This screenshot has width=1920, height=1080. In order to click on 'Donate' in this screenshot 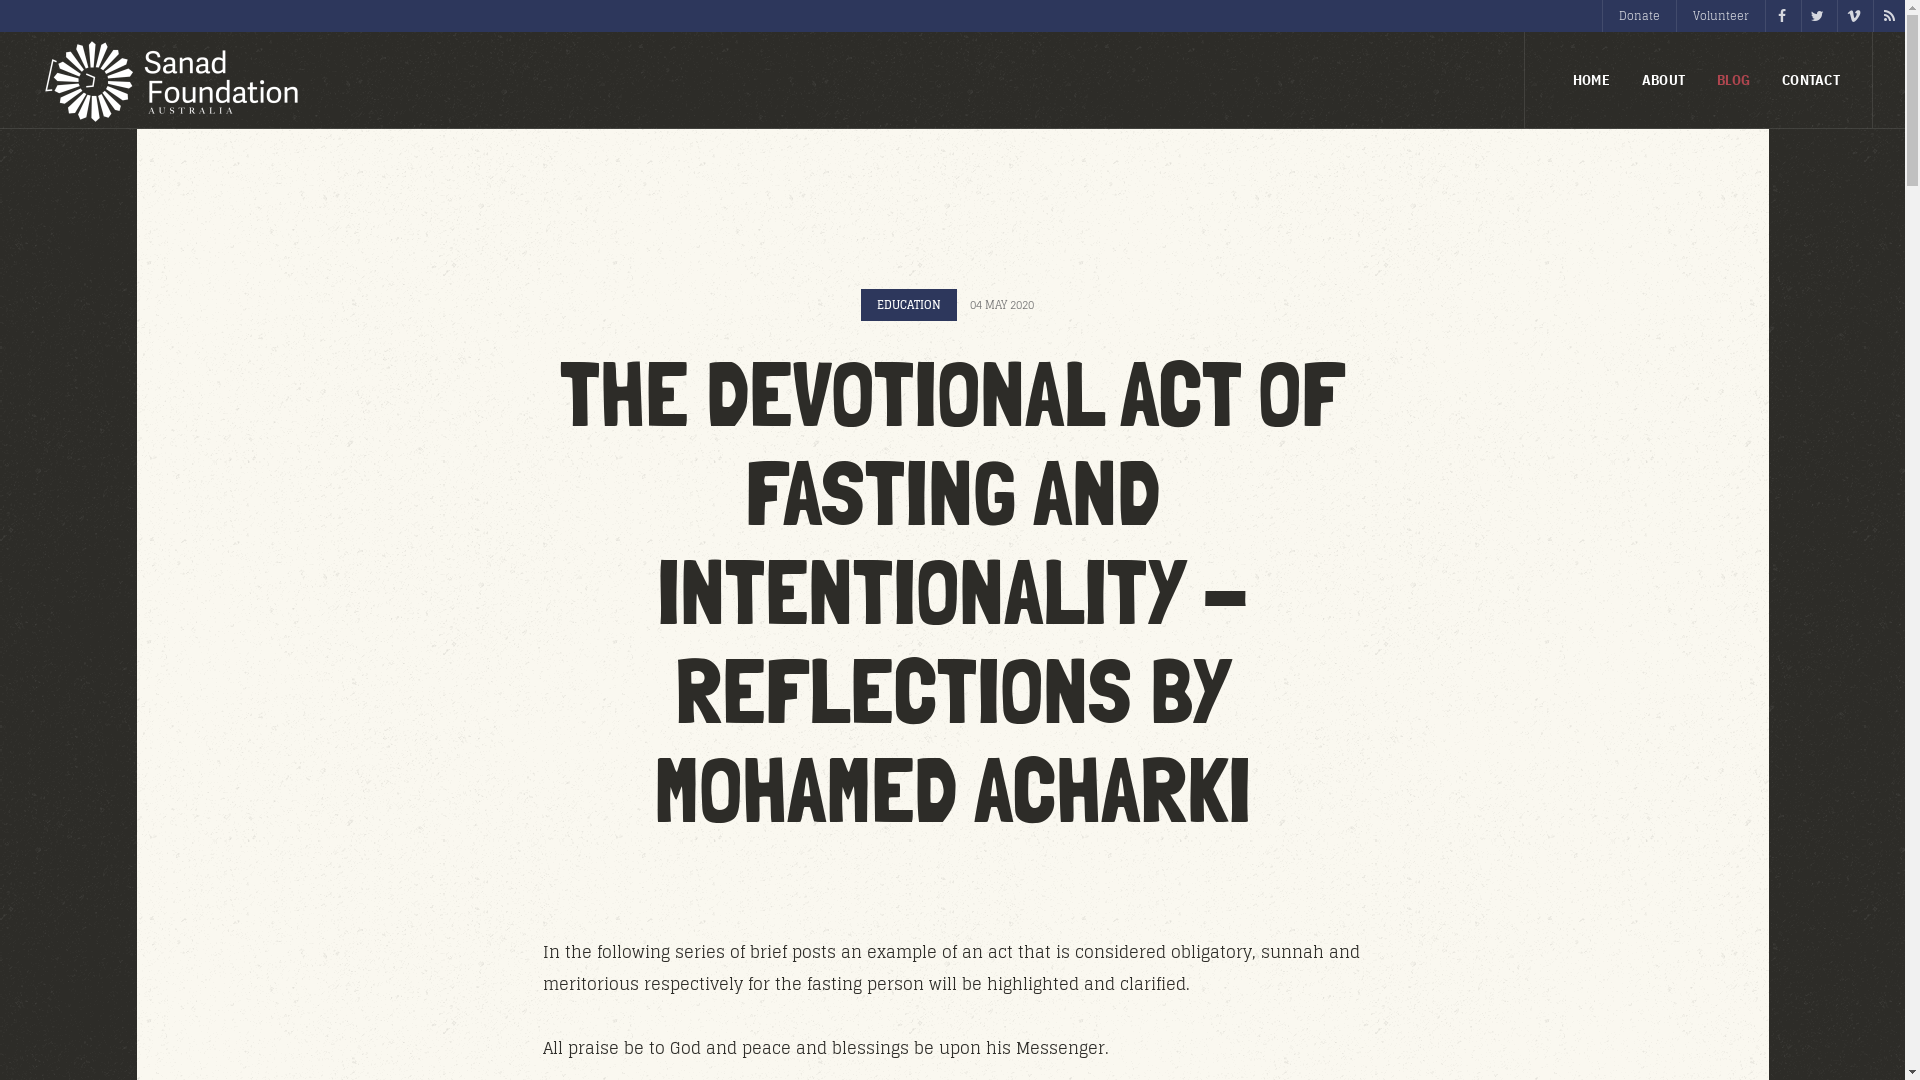, I will do `click(1638, 15)`.